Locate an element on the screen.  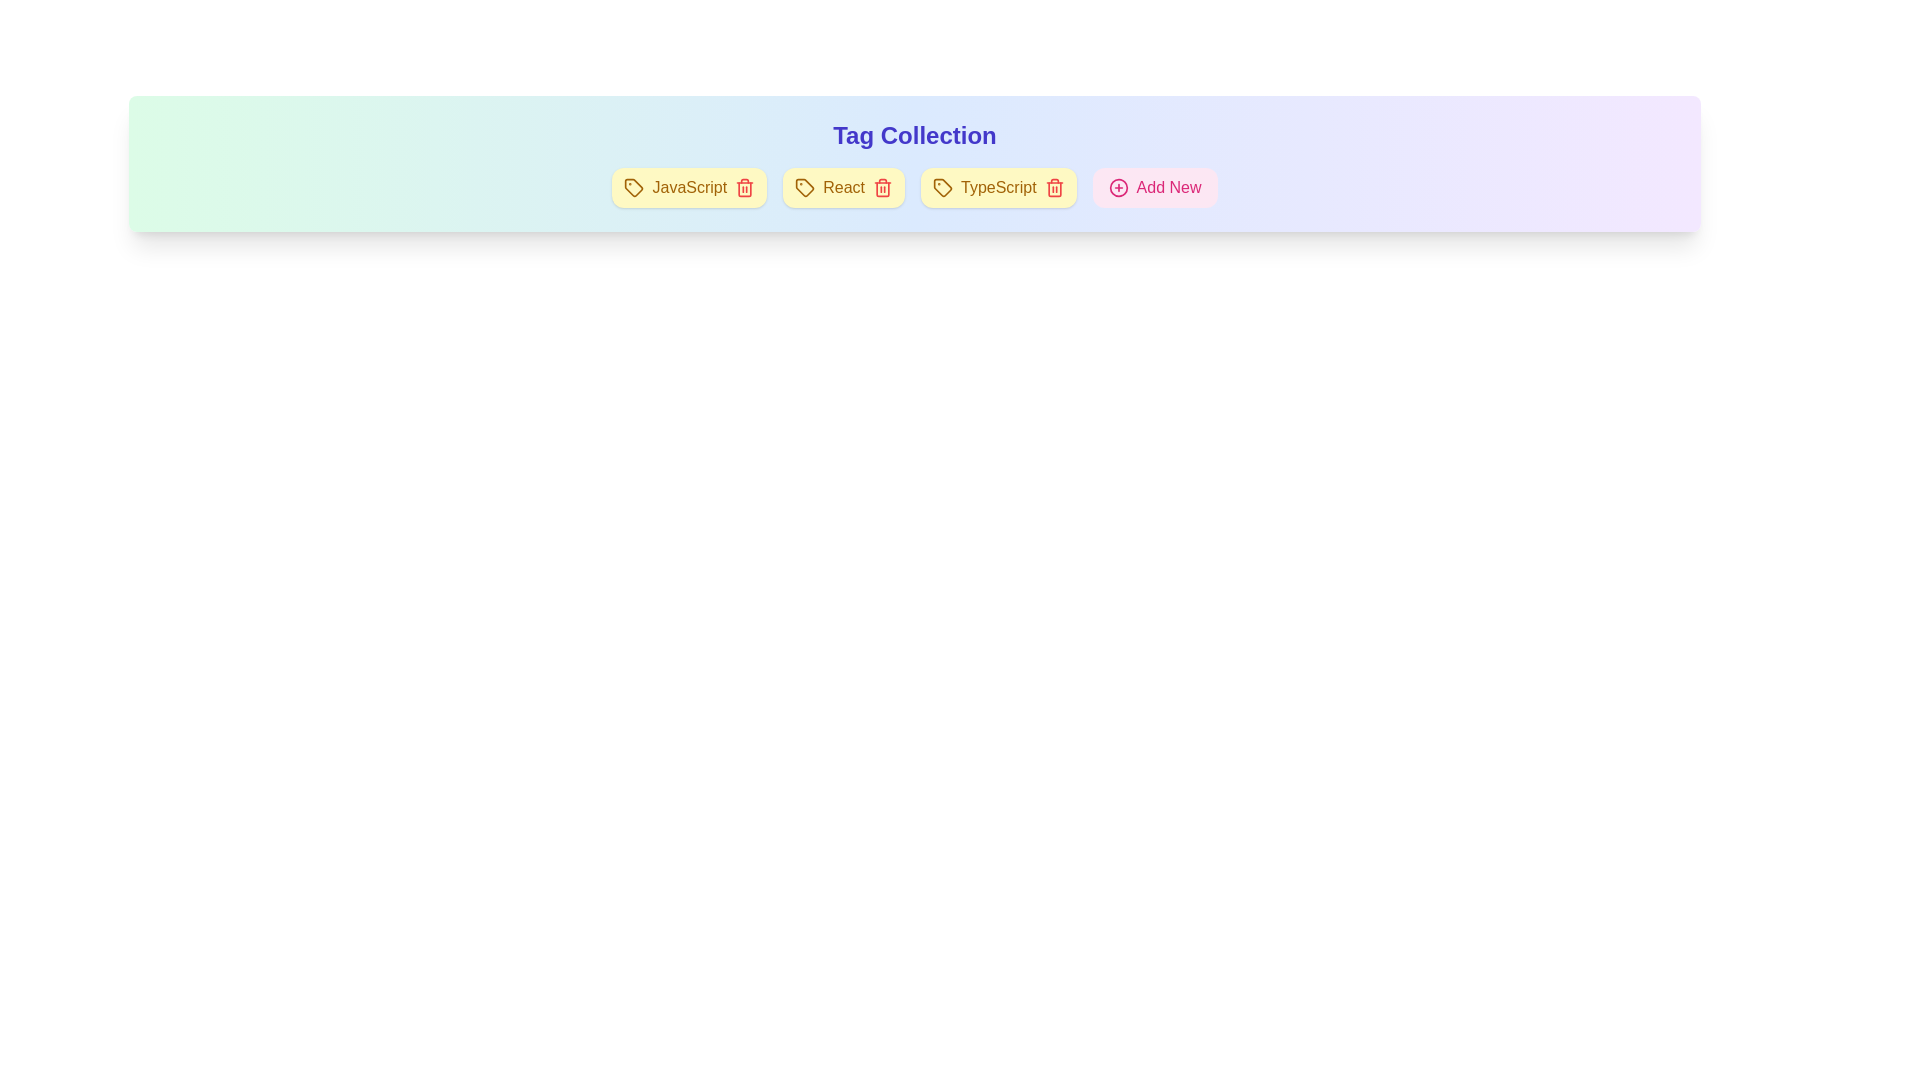
the second interactive tag button labeled 'React', which has a light yellow pill-shaped background and a delete icon on the right is located at coordinates (844, 188).